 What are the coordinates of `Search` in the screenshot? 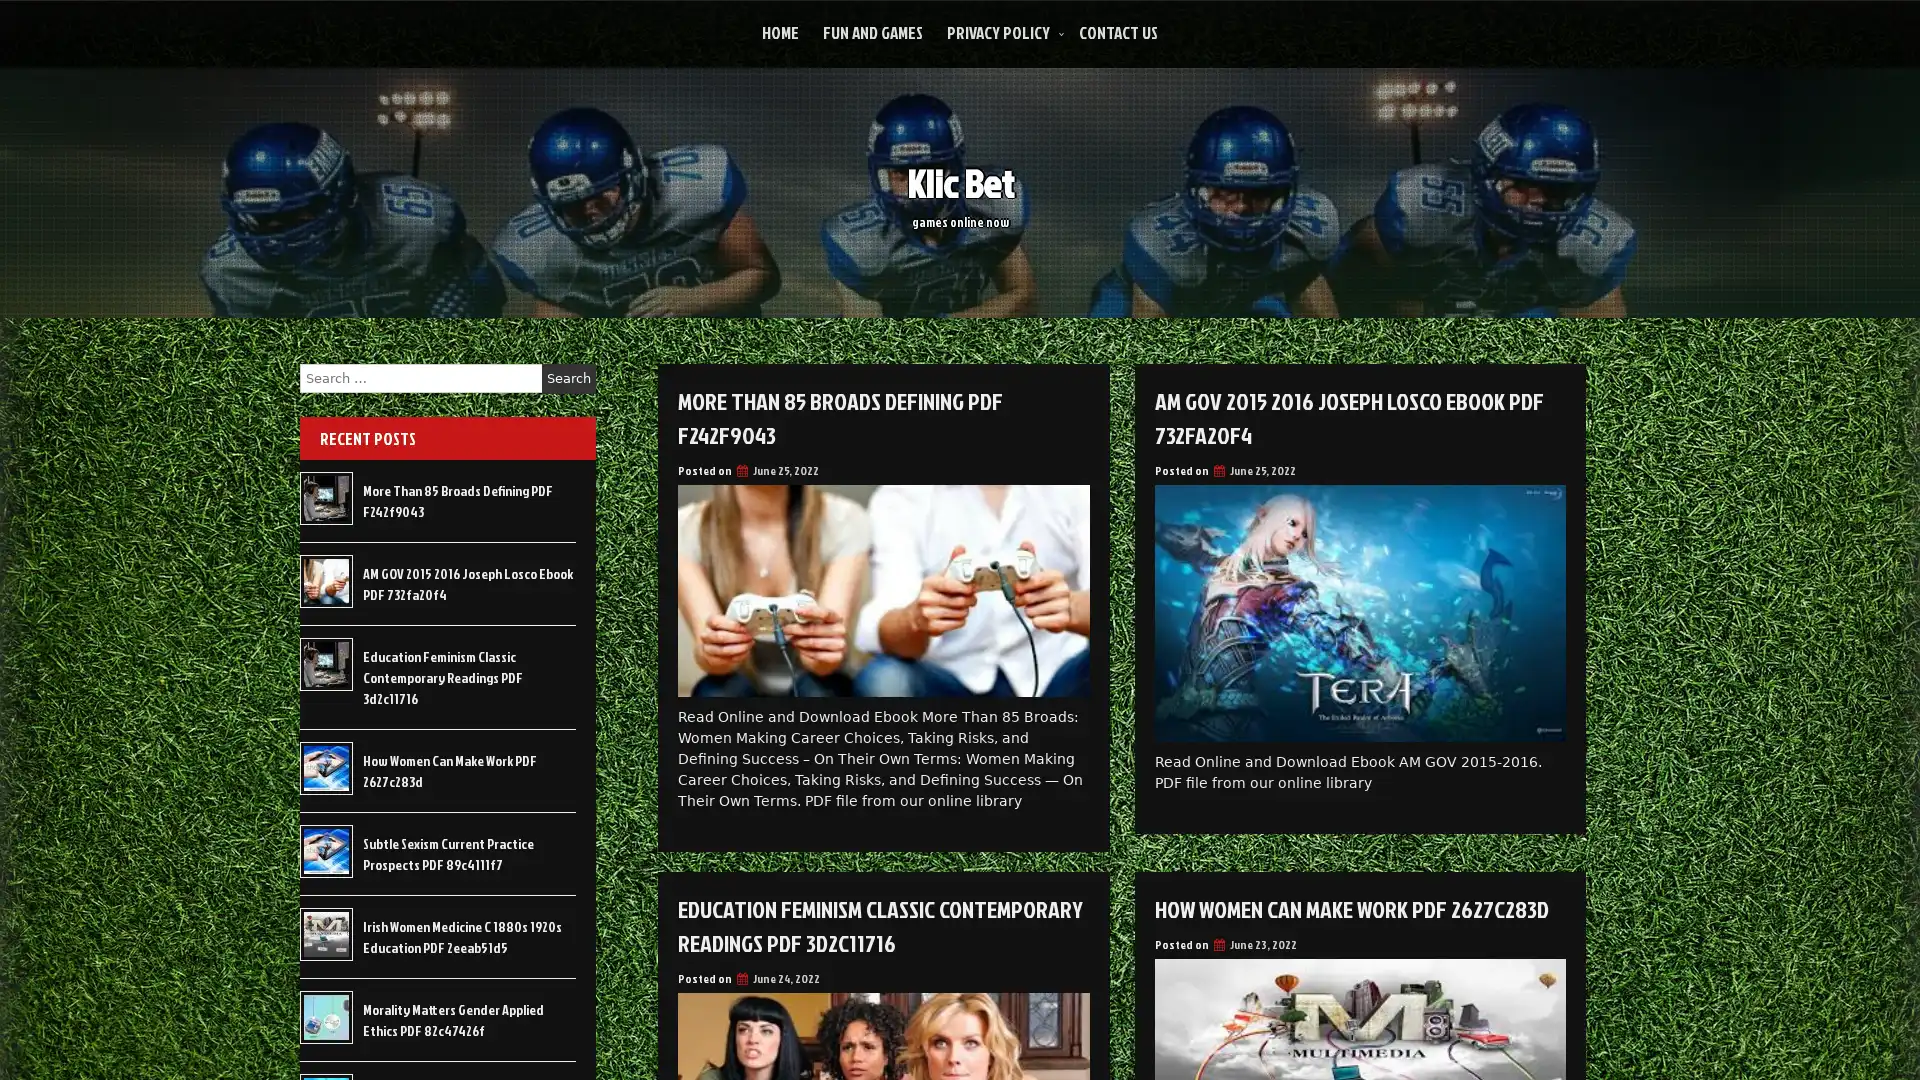 It's located at (568, 378).